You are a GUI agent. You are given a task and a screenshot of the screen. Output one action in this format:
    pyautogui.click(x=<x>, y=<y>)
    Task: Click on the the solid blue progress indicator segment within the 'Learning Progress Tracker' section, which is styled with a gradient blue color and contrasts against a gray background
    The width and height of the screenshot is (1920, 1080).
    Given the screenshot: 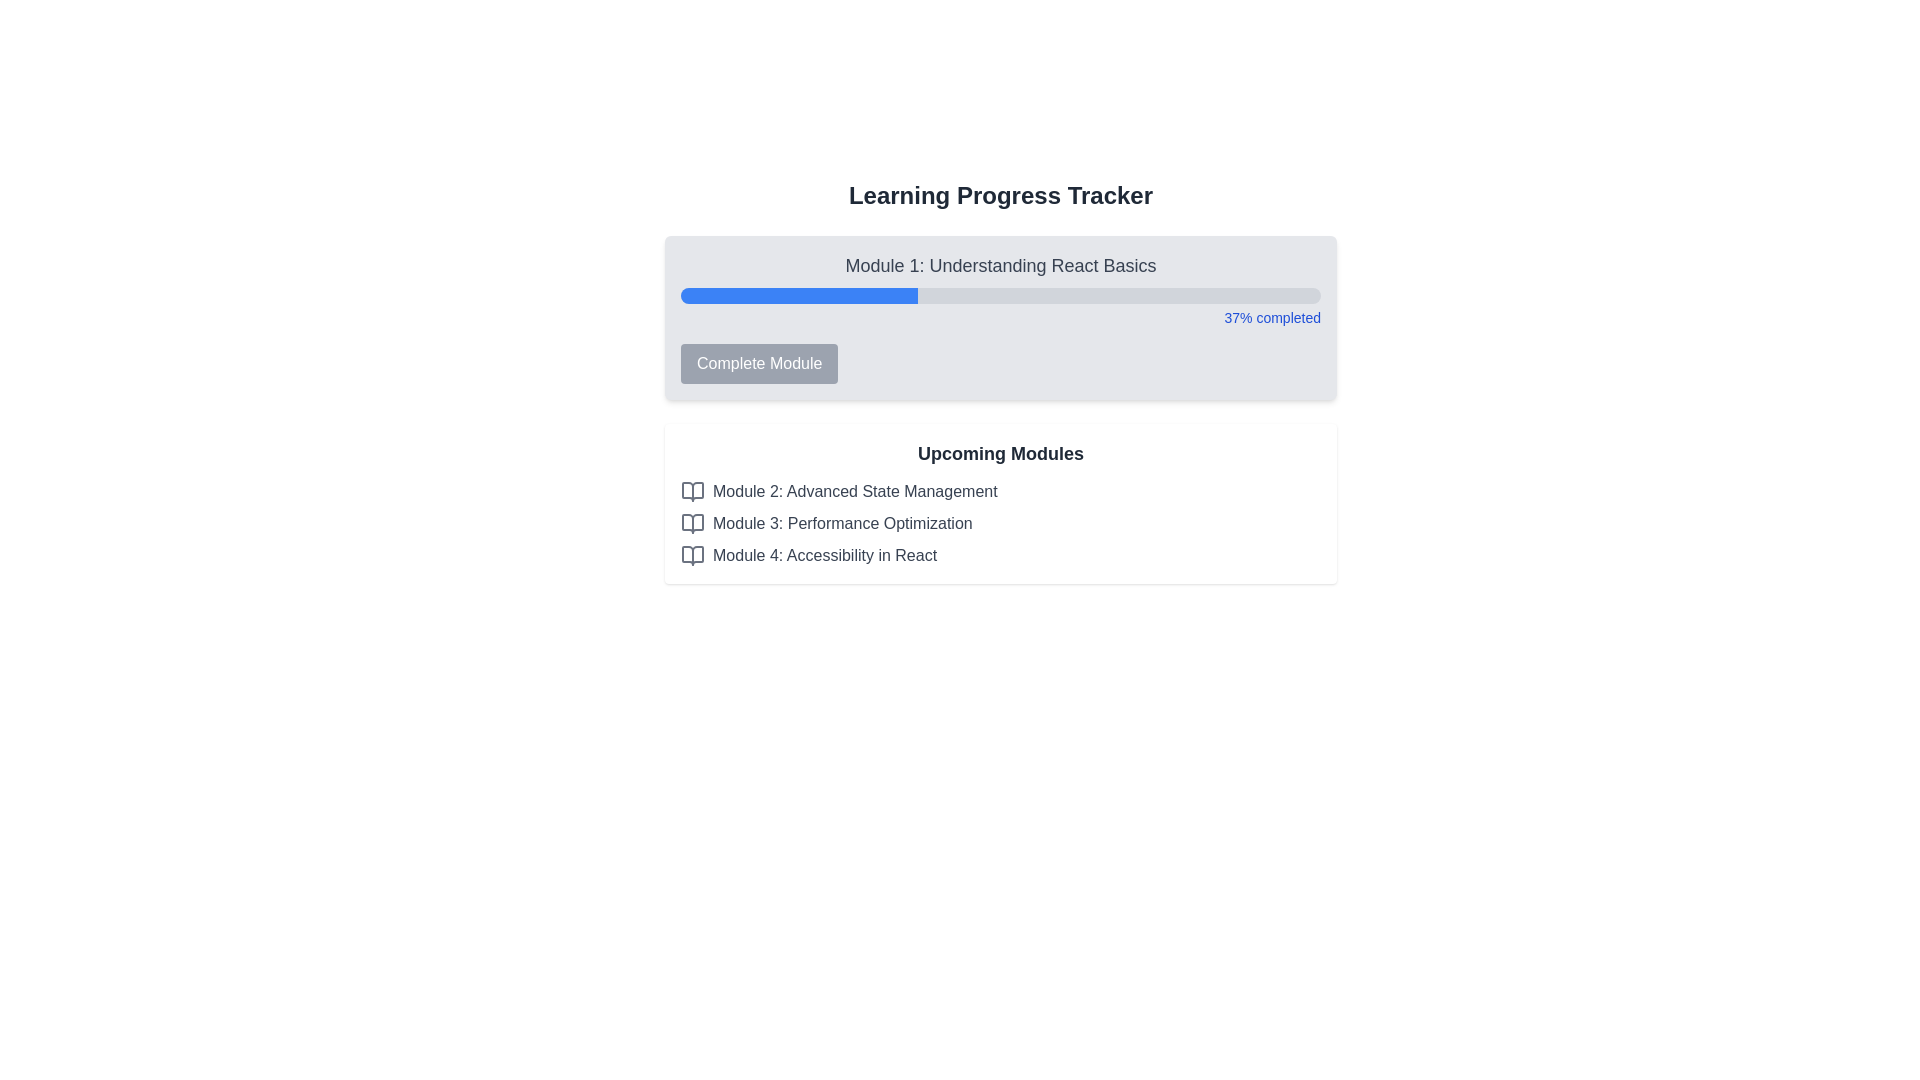 What is the action you would take?
    pyautogui.click(x=782, y=296)
    